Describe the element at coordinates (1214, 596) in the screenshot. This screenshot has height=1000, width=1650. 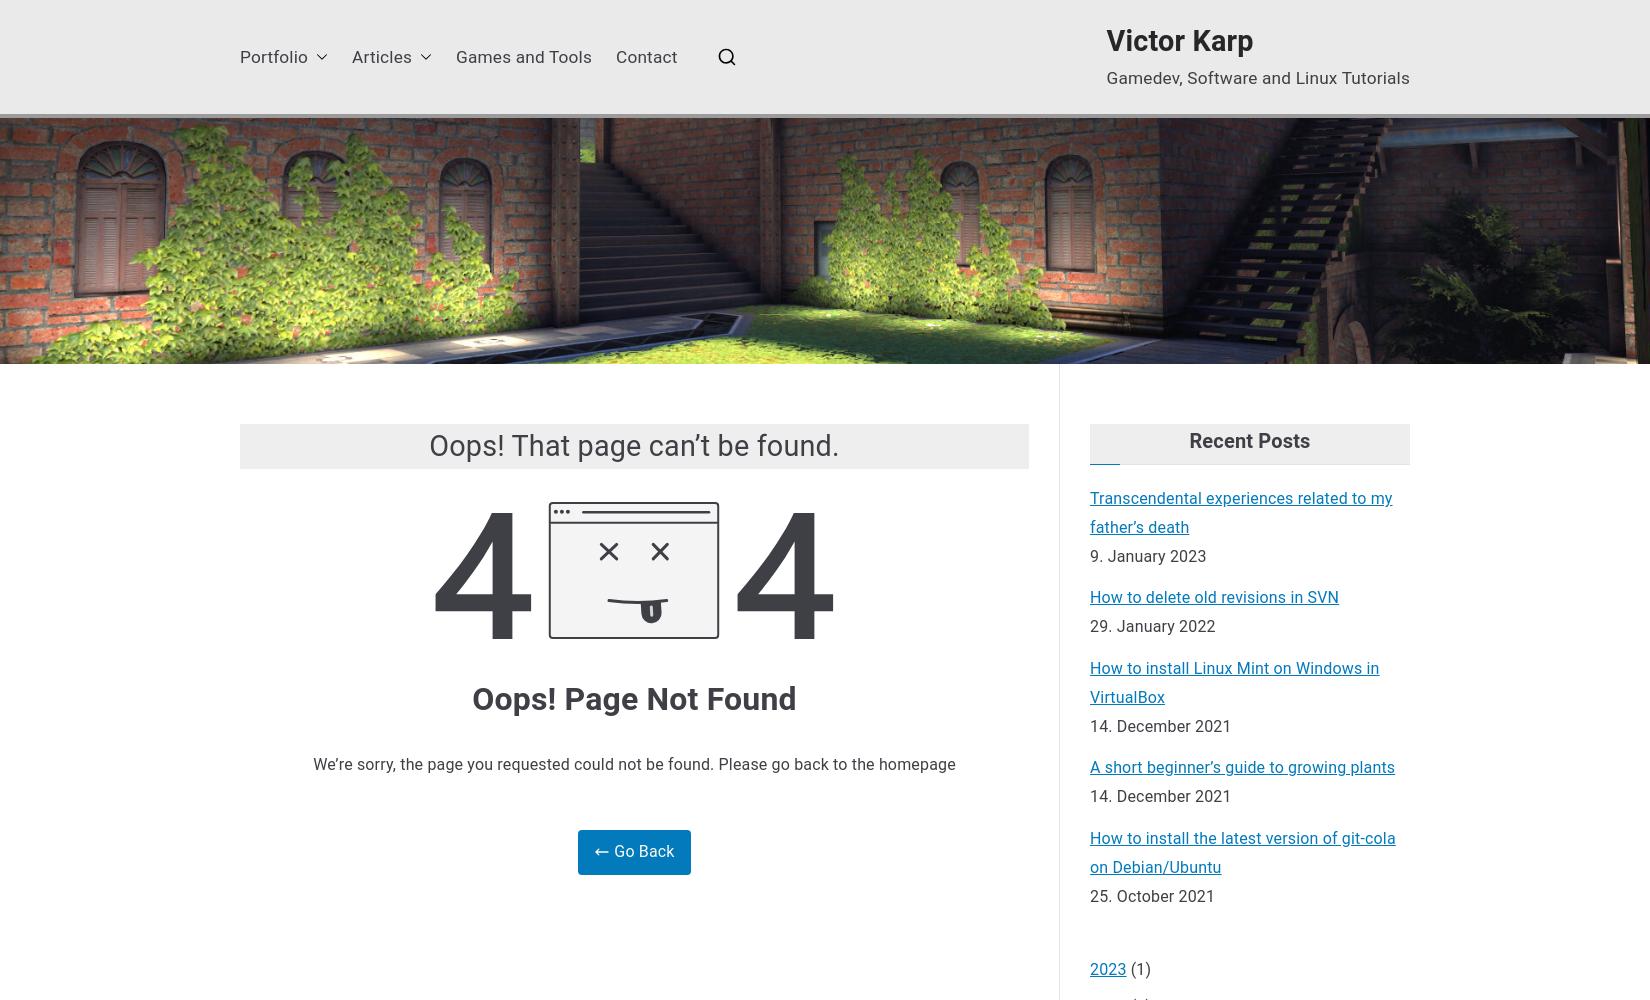
I see `'How to delete old revisions in SVN'` at that location.